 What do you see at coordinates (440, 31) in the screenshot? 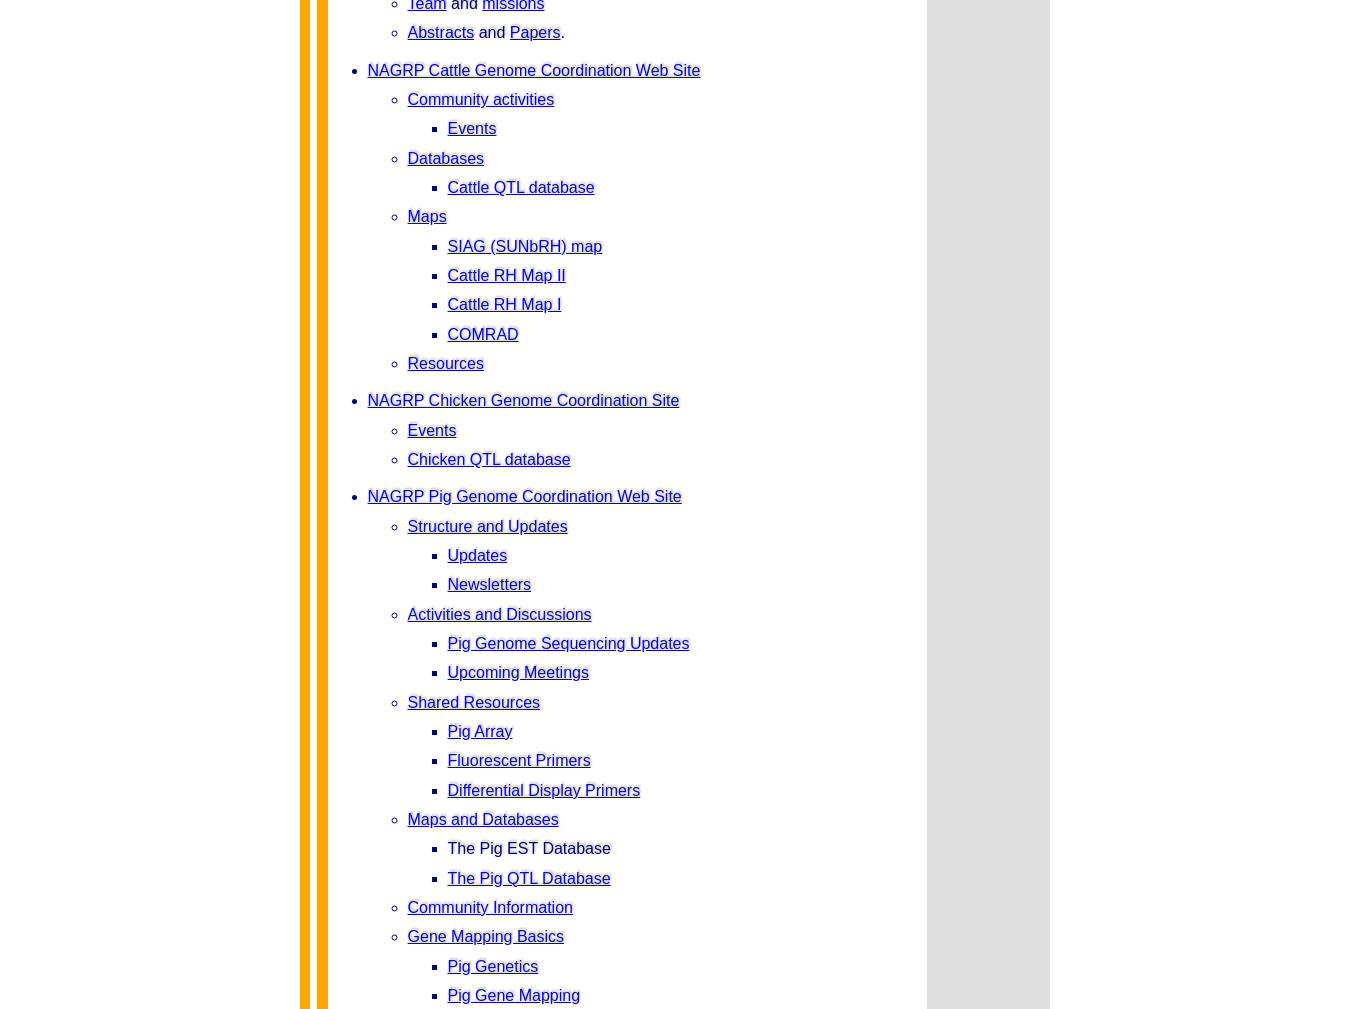
I see `'Abstracts'` at bounding box center [440, 31].